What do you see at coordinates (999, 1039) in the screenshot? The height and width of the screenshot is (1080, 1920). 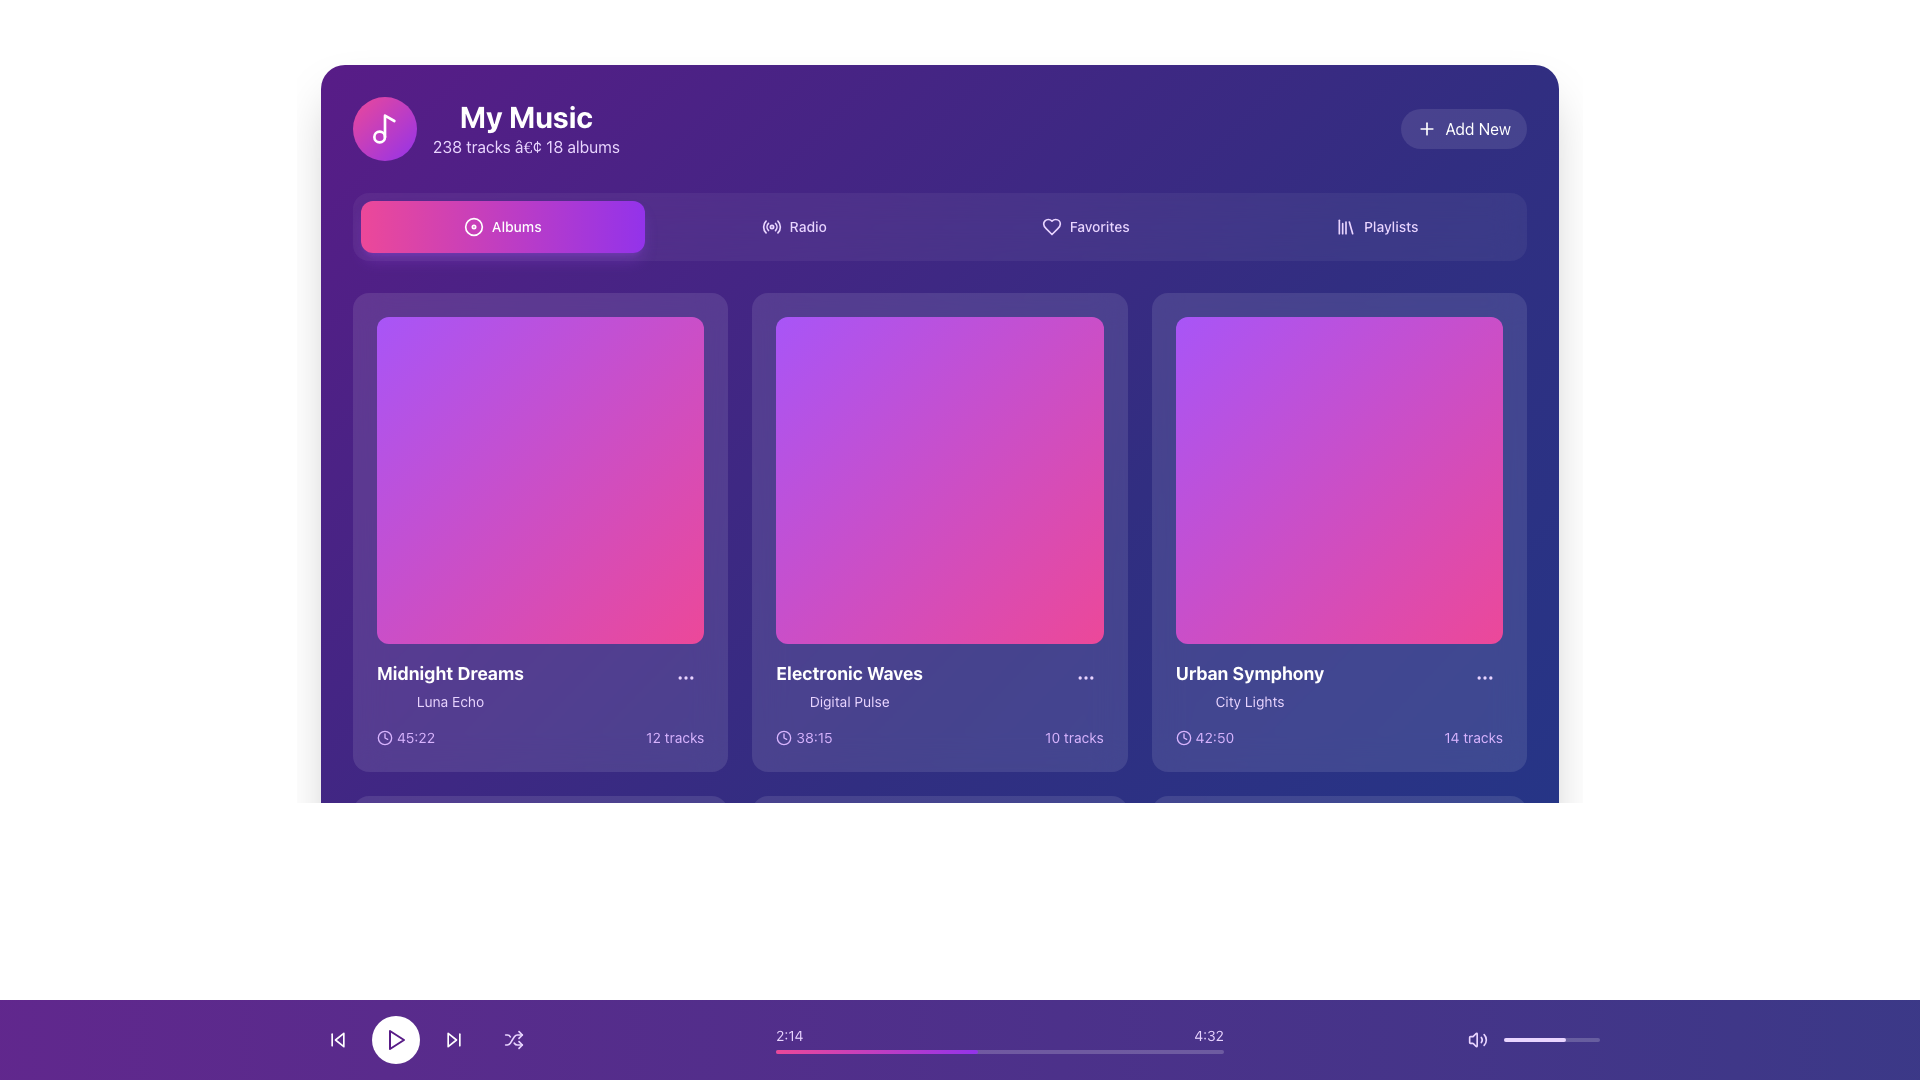 I see `the Progress Bar located below the main music display section, which features time indicators '2:14' on the left and '4:32' on the right, with a gradient-colored progress line indicating elapsed time` at bounding box center [999, 1039].